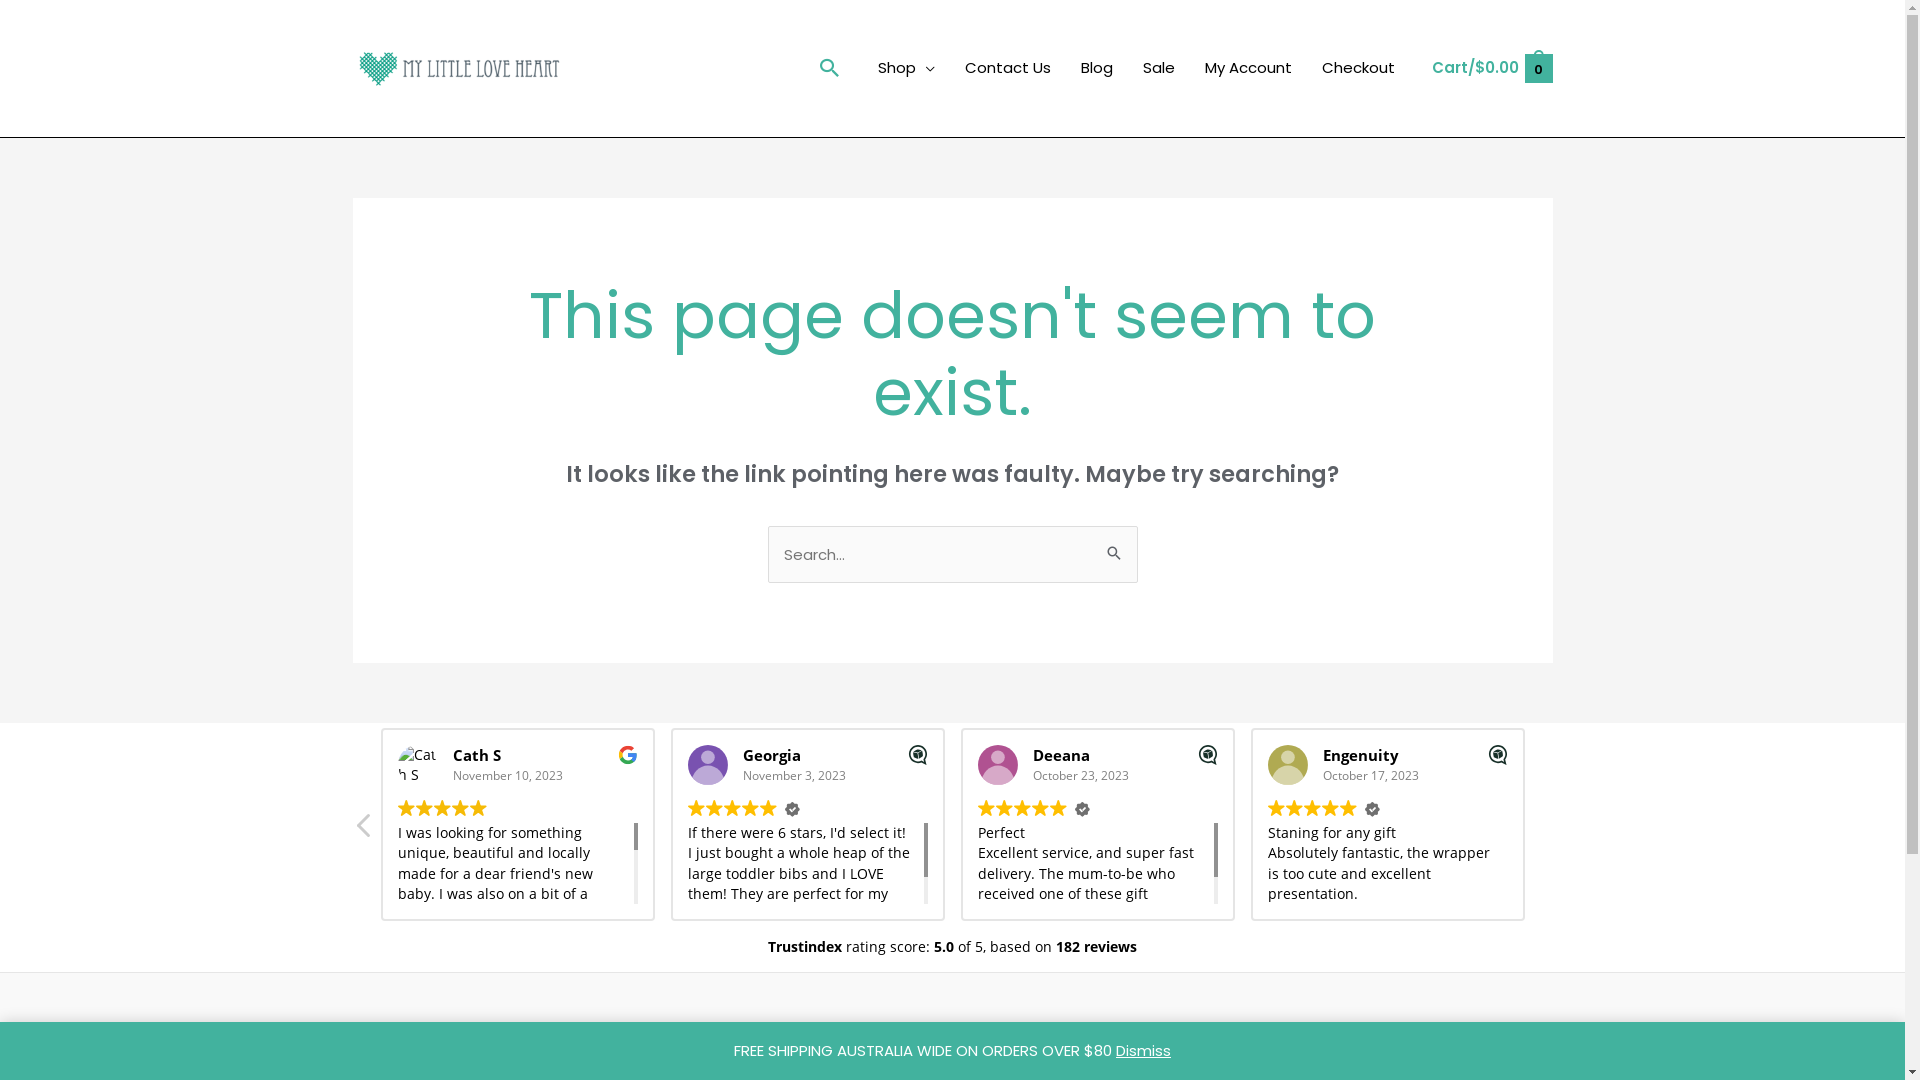  What do you see at coordinates (1491, 67) in the screenshot?
I see `'Cart/$0.00` at bounding box center [1491, 67].